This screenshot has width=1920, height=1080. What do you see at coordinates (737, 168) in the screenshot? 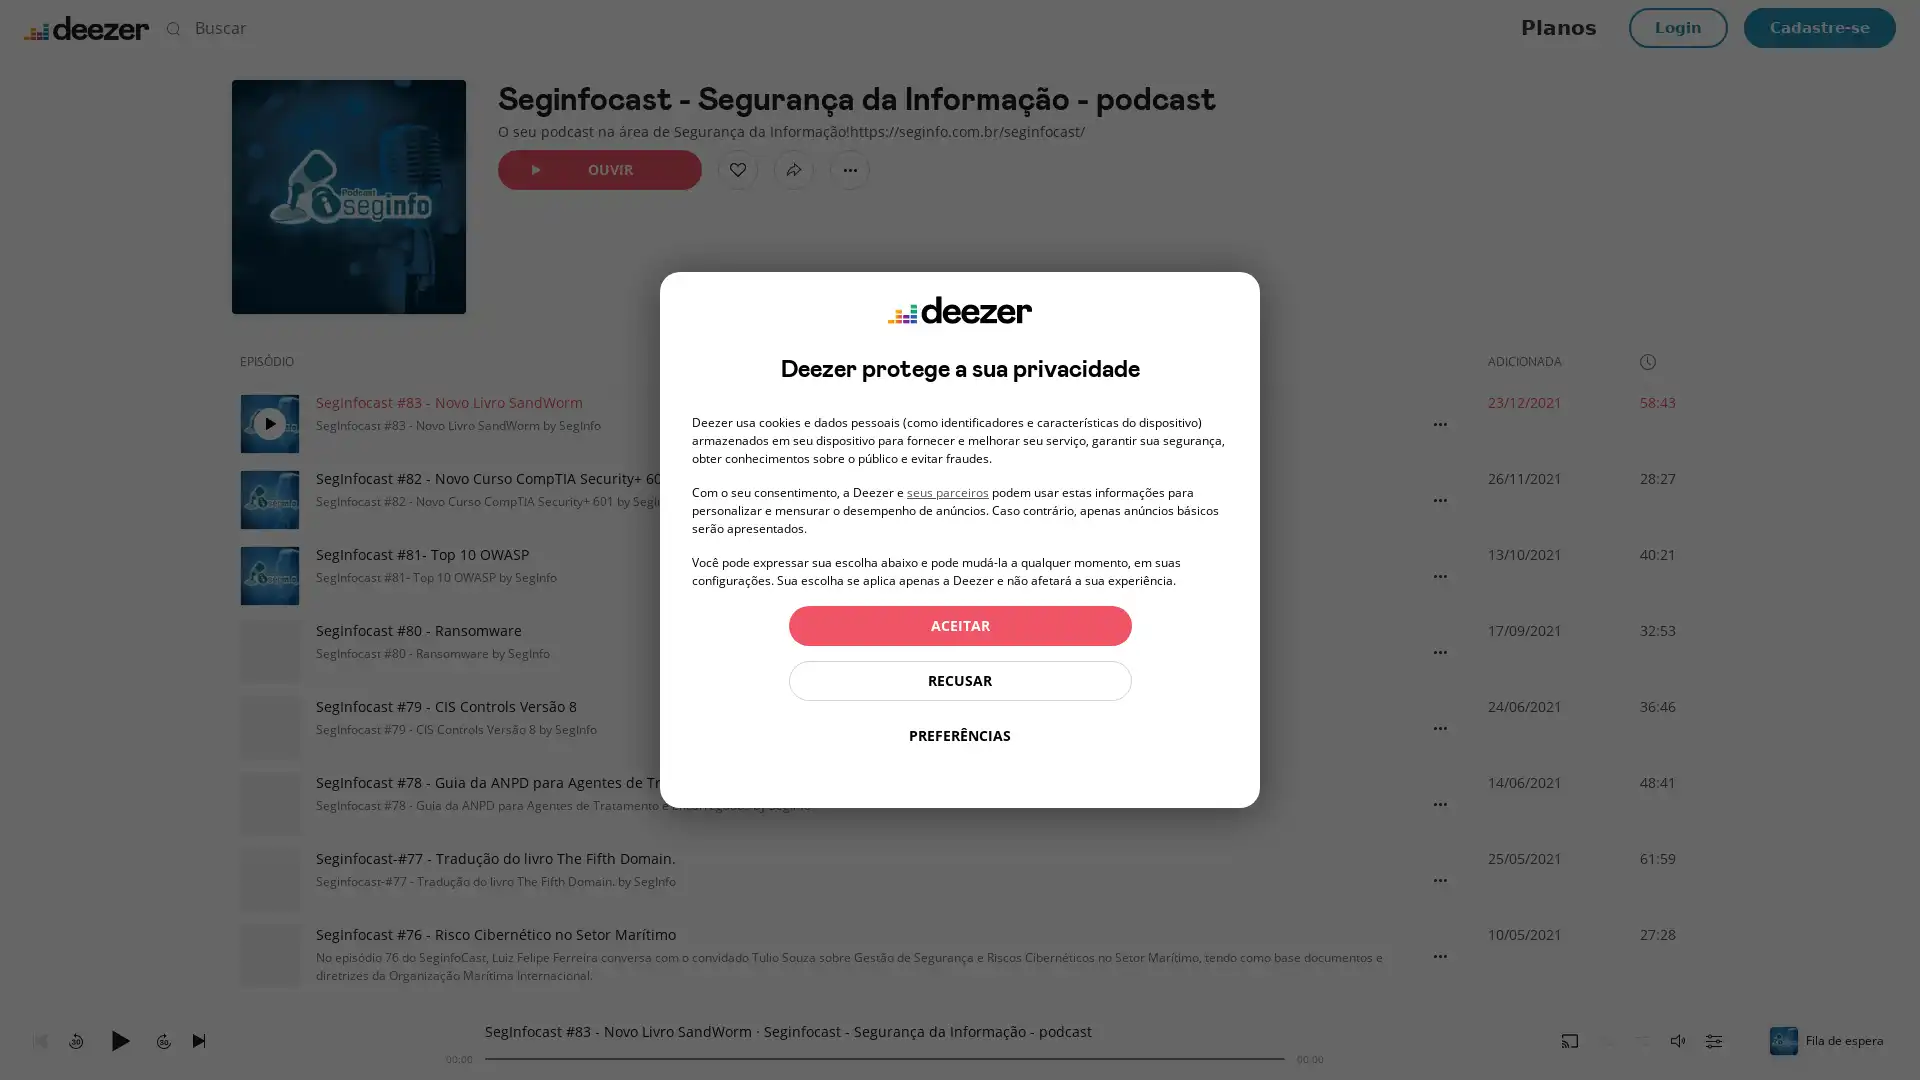
I see `Adicionar` at bounding box center [737, 168].